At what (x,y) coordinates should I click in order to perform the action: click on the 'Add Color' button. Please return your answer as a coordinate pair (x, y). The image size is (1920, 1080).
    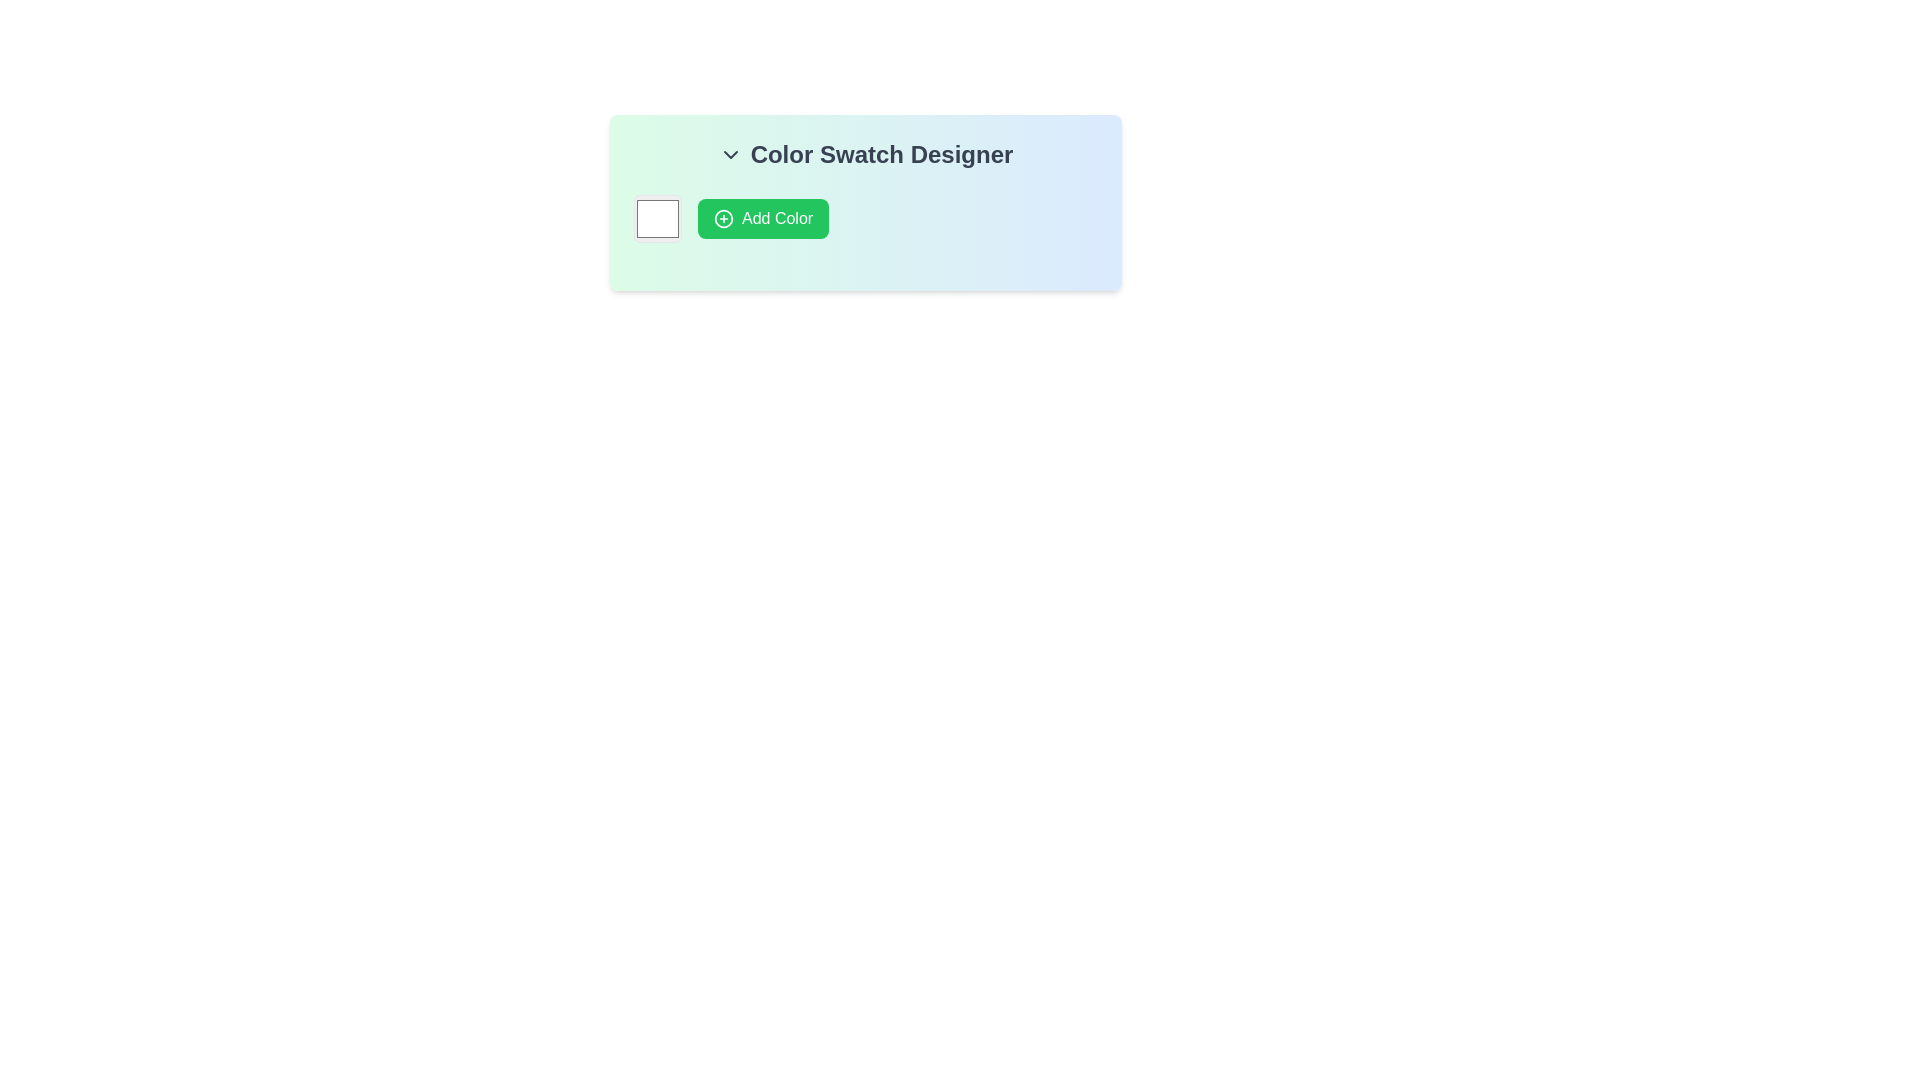
    Looking at the image, I should click on (762, 219).